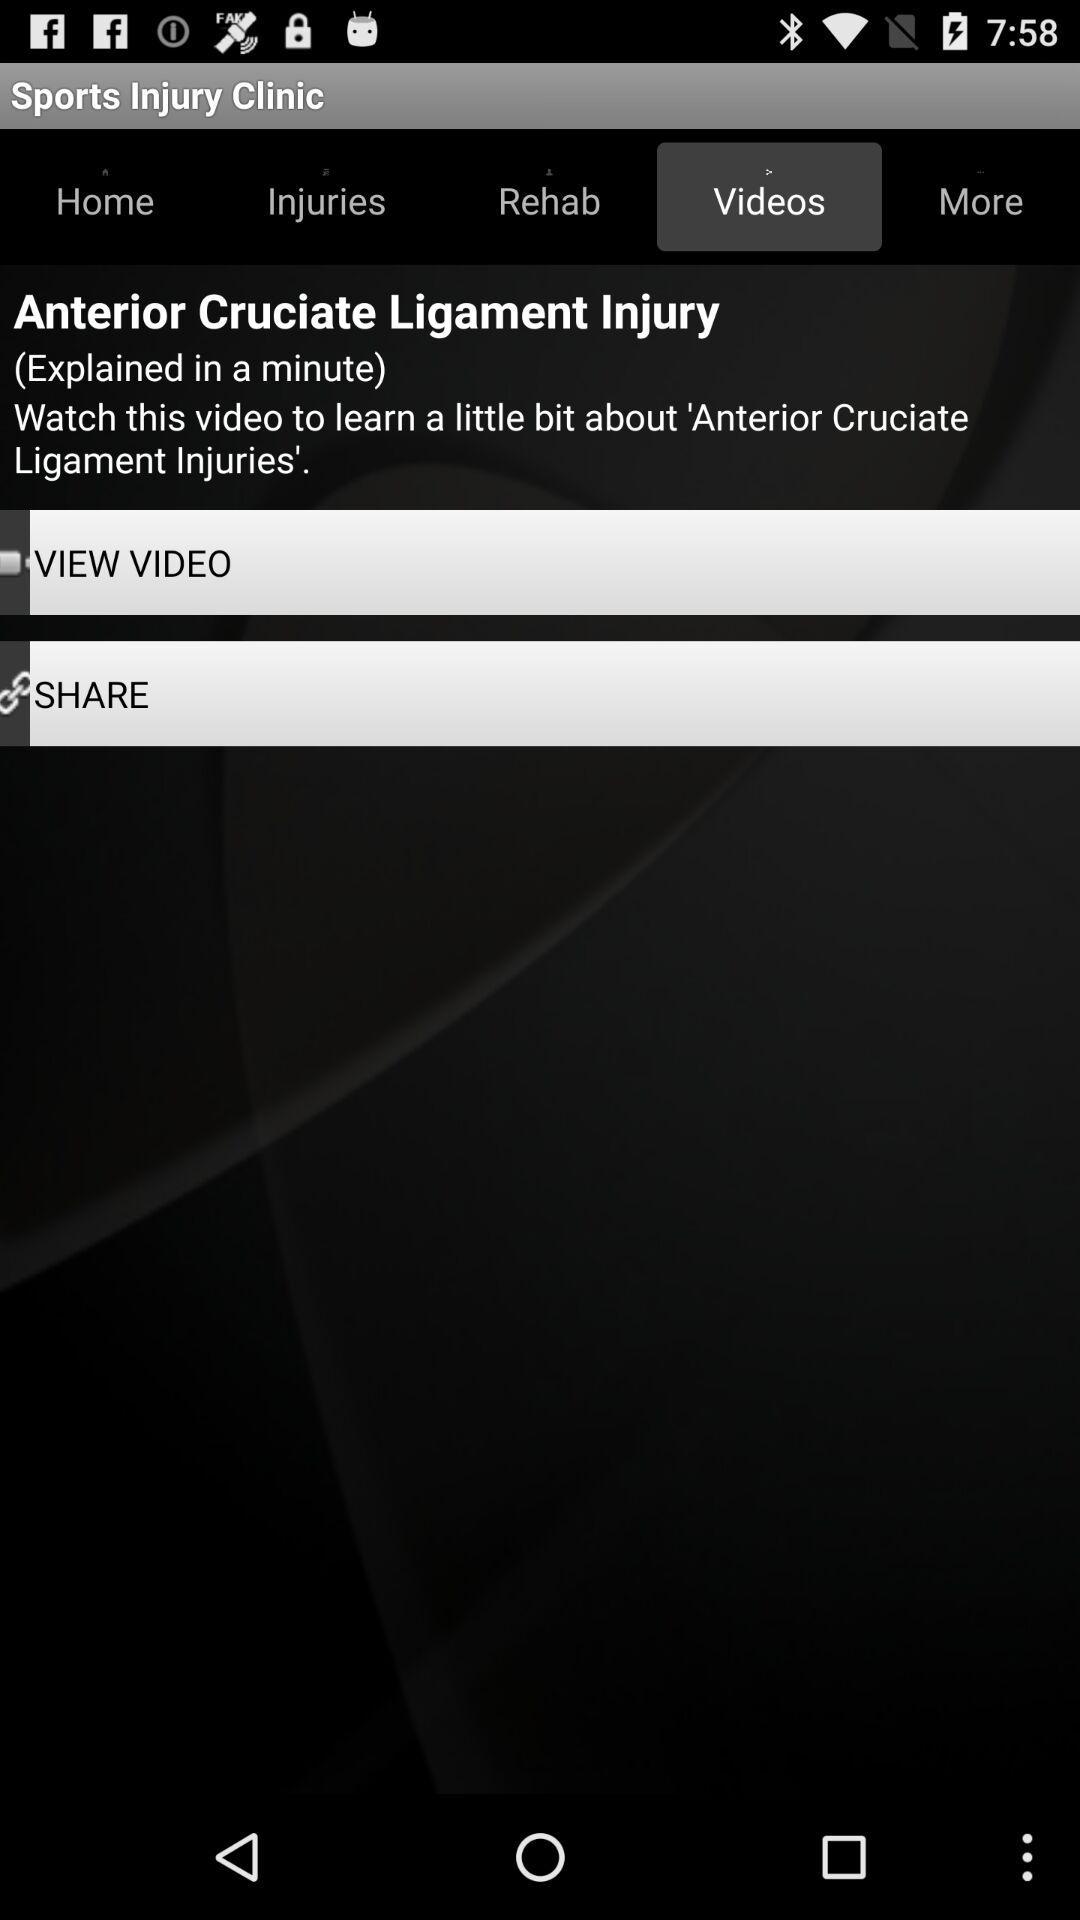 Image resolution: width=1080 pixels, height=1920 pixels. I want to click on button to the left of the more, so click(768, 196).